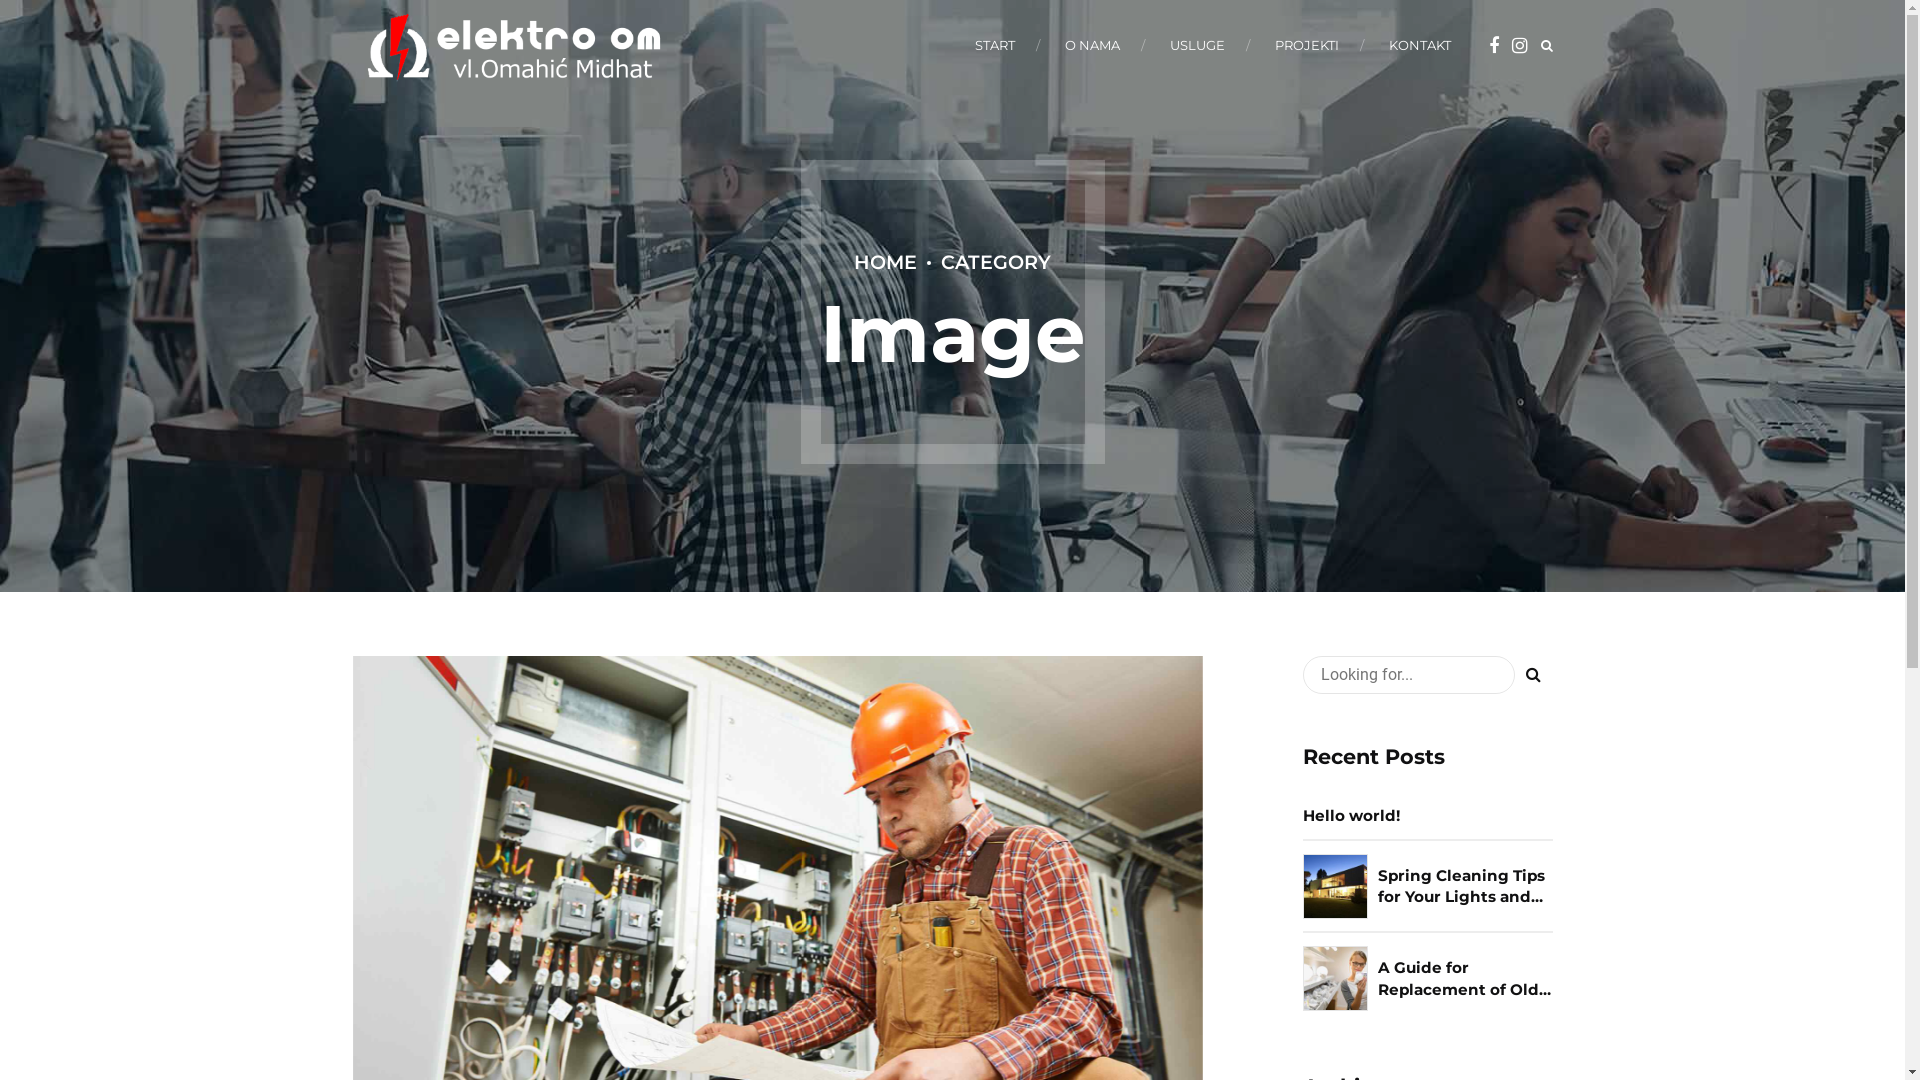 Image resolution: width=1920 pixels, height=1080 pixels. What do you see at coordinates (884, 261) in the screenshot?
I see `'HOME'` at bounding box center [884, 261].